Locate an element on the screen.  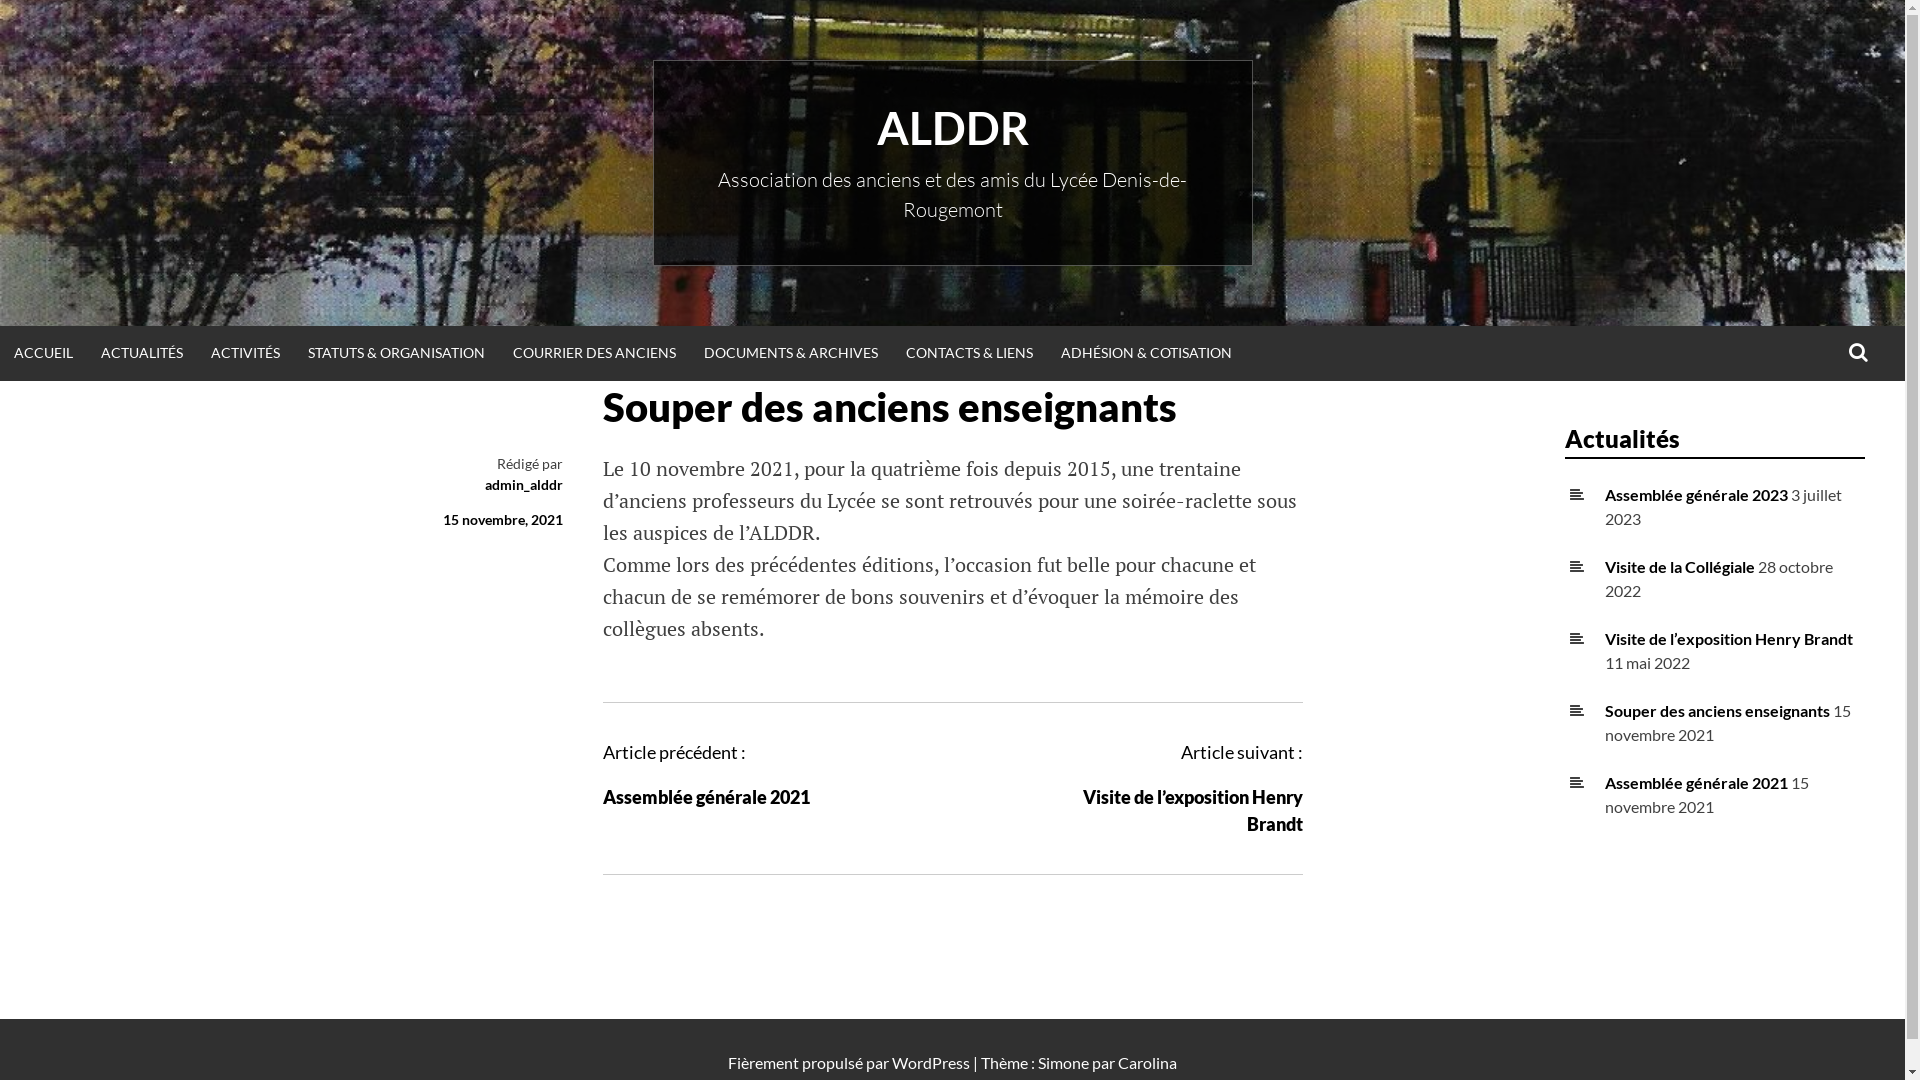
'Souper des anciens enseignants' is located at coordinates (1716, 709).